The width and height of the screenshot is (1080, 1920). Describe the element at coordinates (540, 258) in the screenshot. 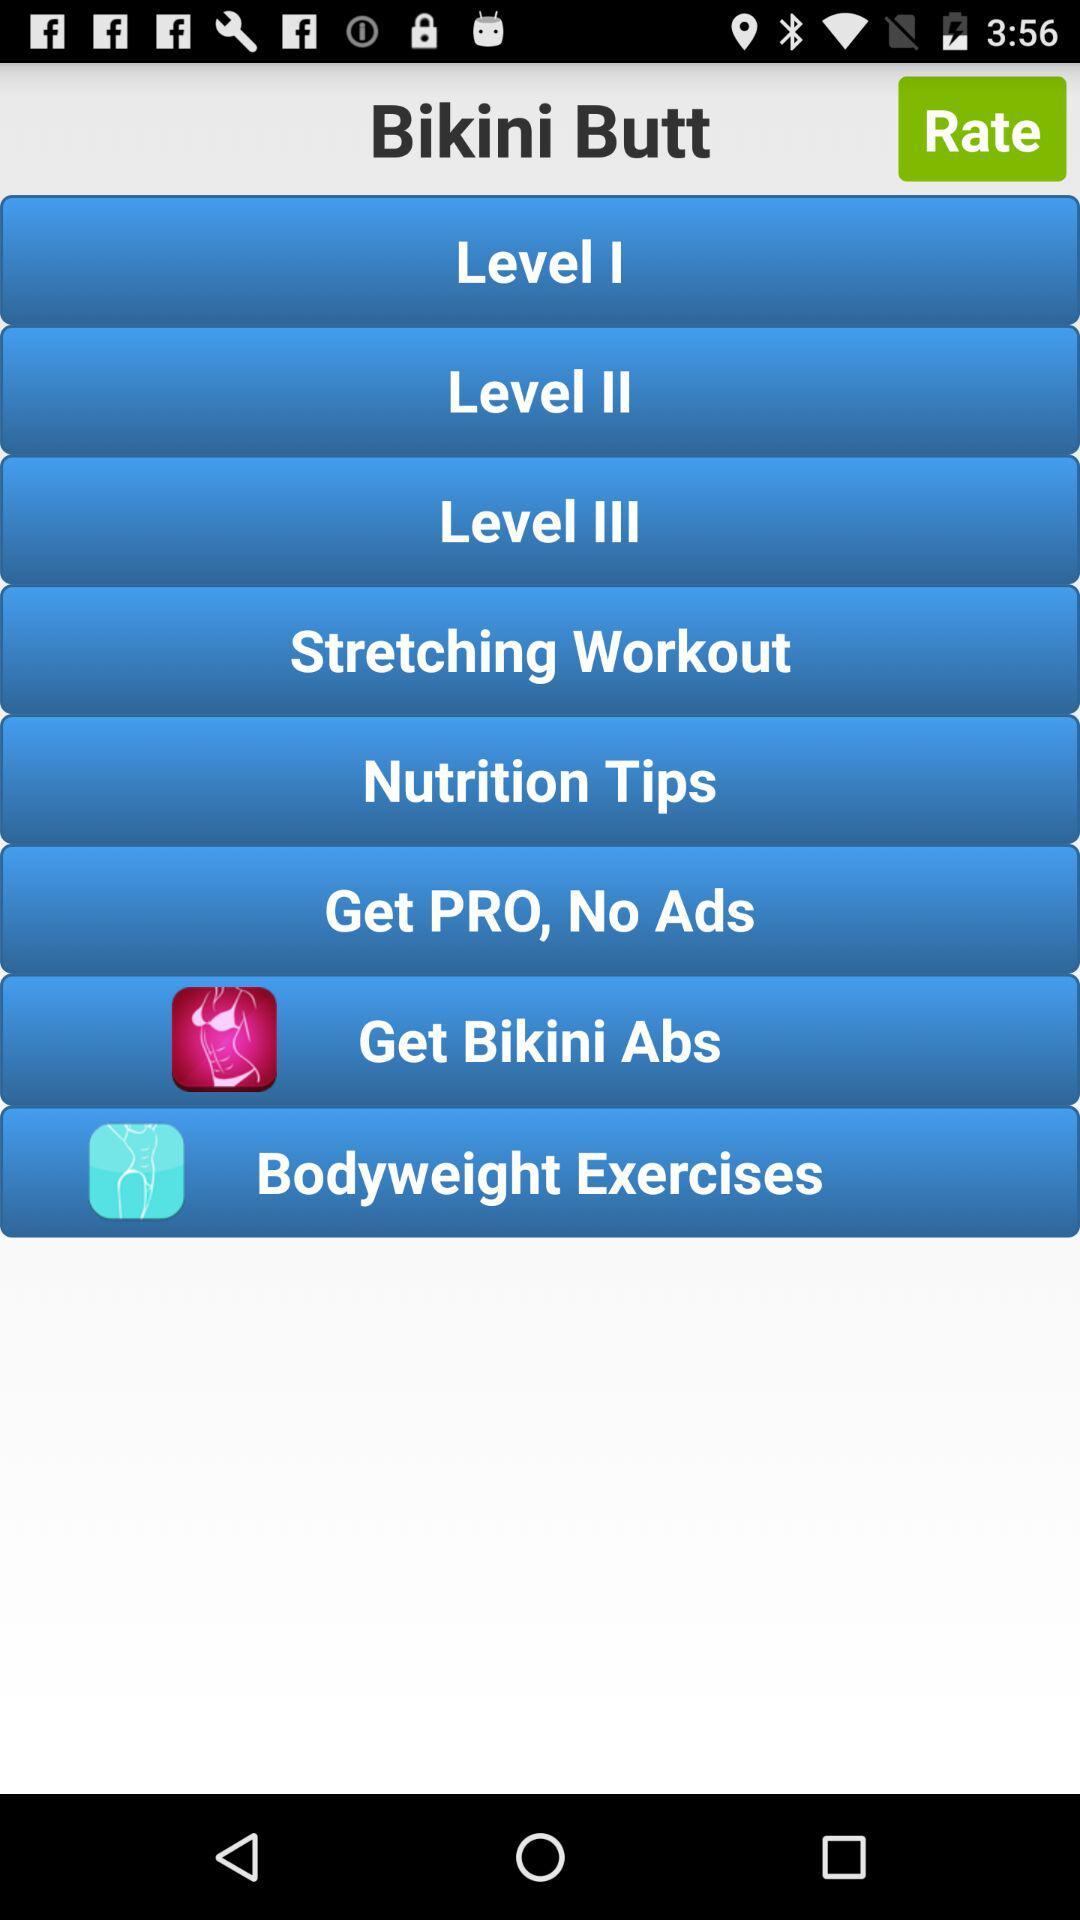

I see `item below rate icon` at that location.